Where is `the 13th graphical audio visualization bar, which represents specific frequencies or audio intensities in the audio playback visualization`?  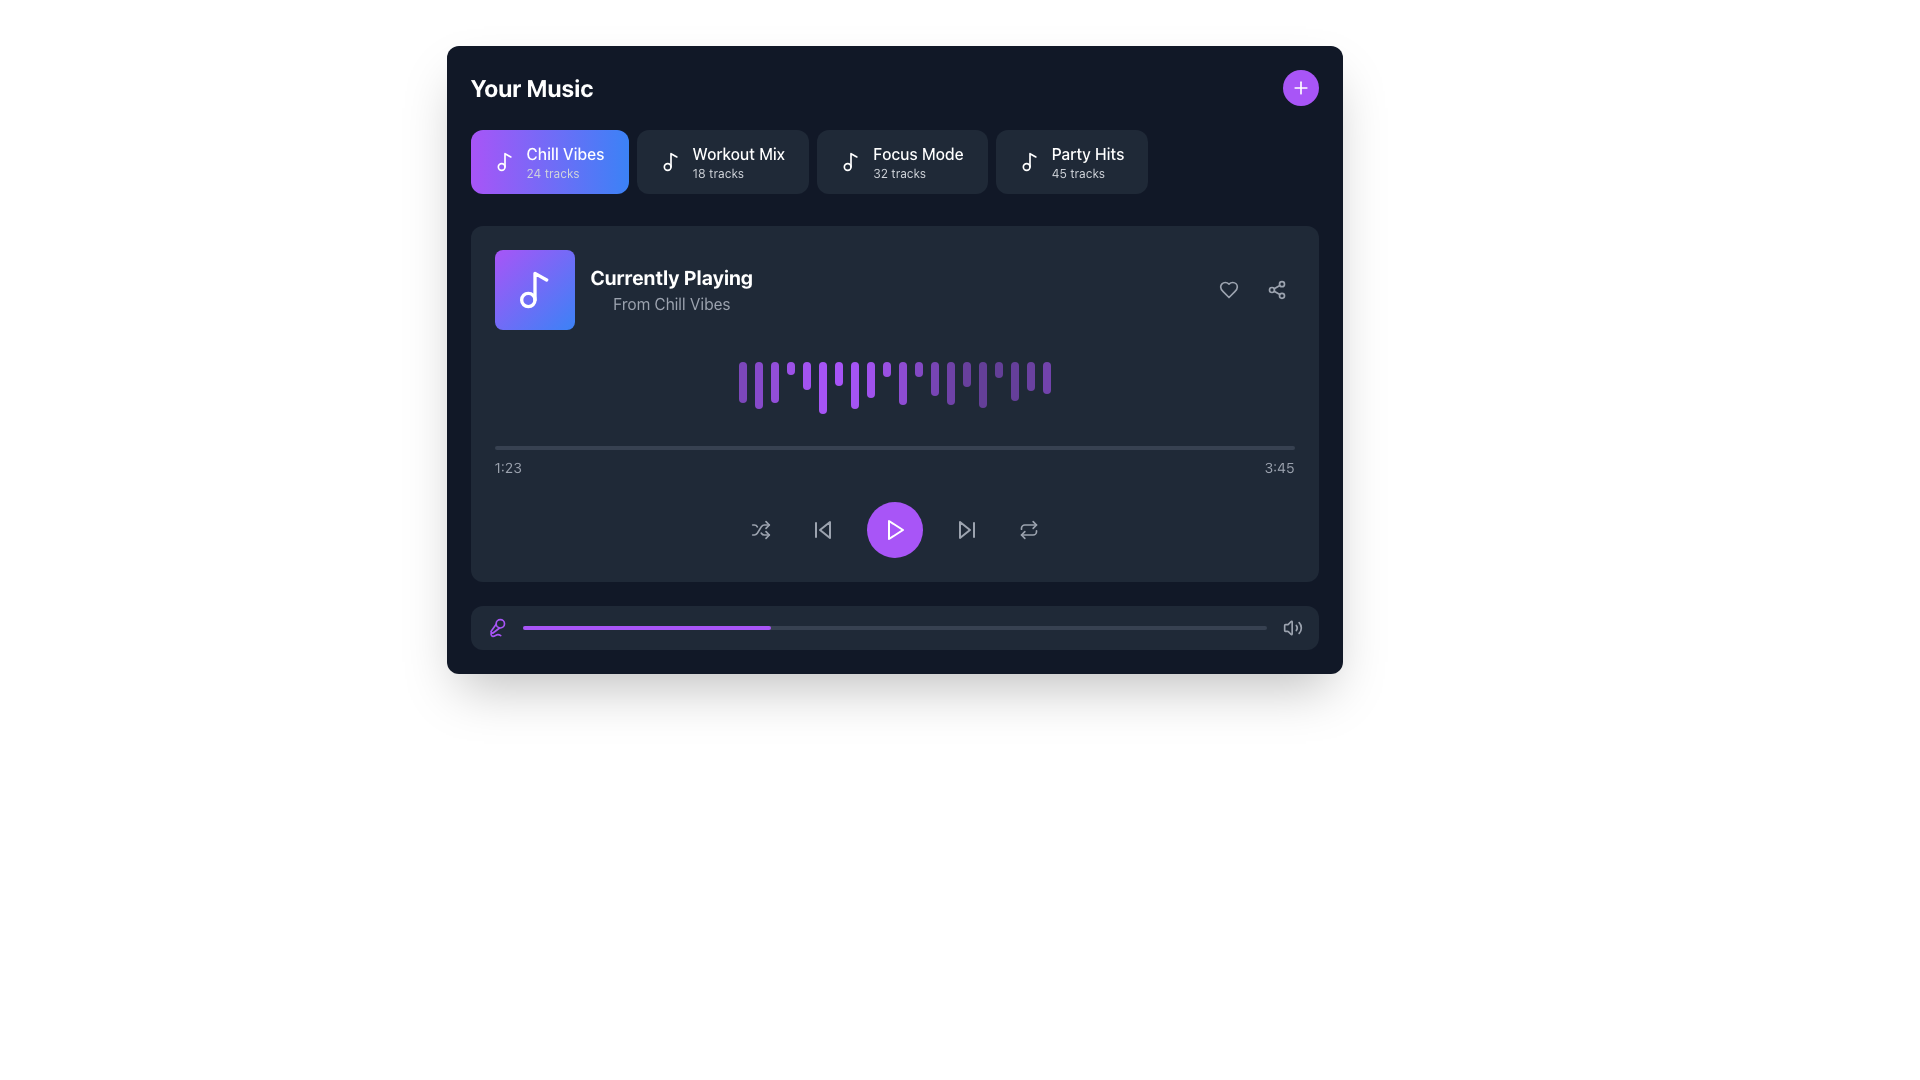
the 13th graphical audio visualization bar, which represents specific frequencies or audio intensities in the audio playback visualization is located at coordinates (933, 379).